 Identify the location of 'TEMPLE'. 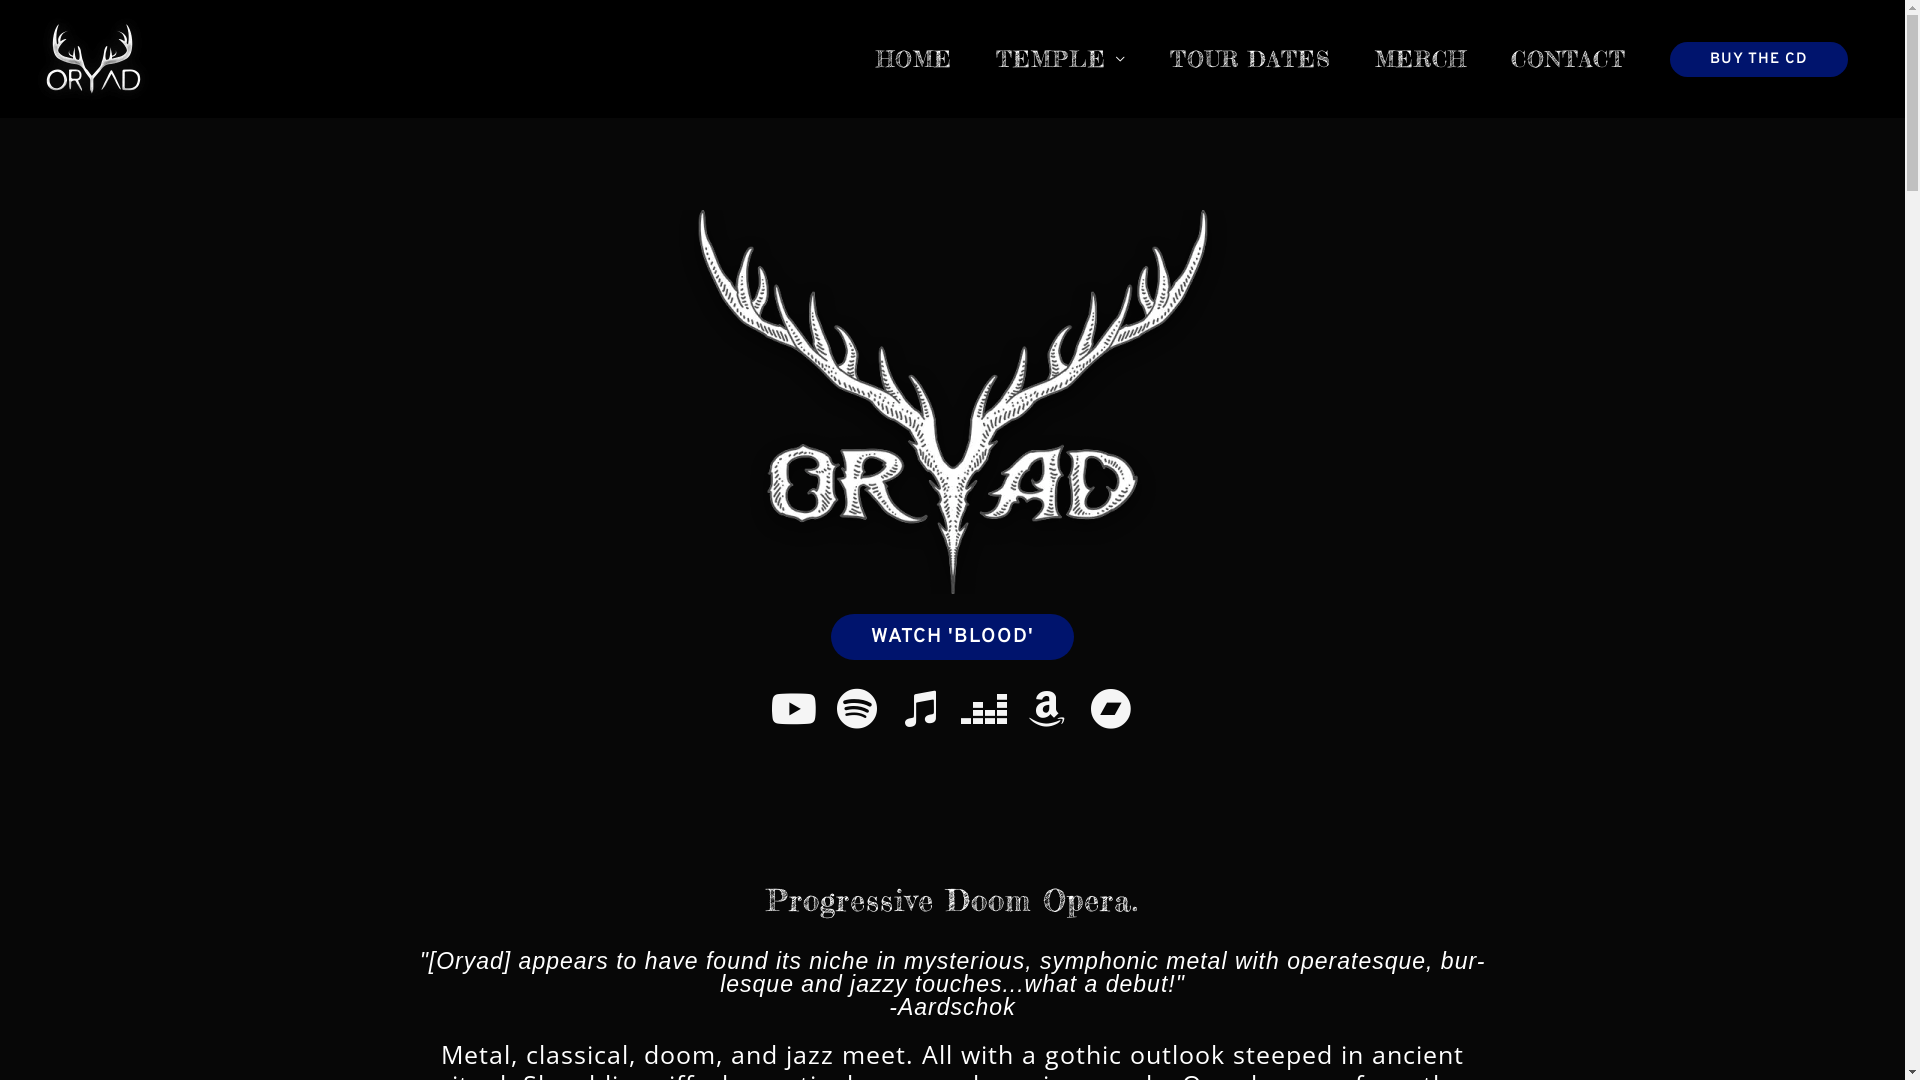
(1059, 57).